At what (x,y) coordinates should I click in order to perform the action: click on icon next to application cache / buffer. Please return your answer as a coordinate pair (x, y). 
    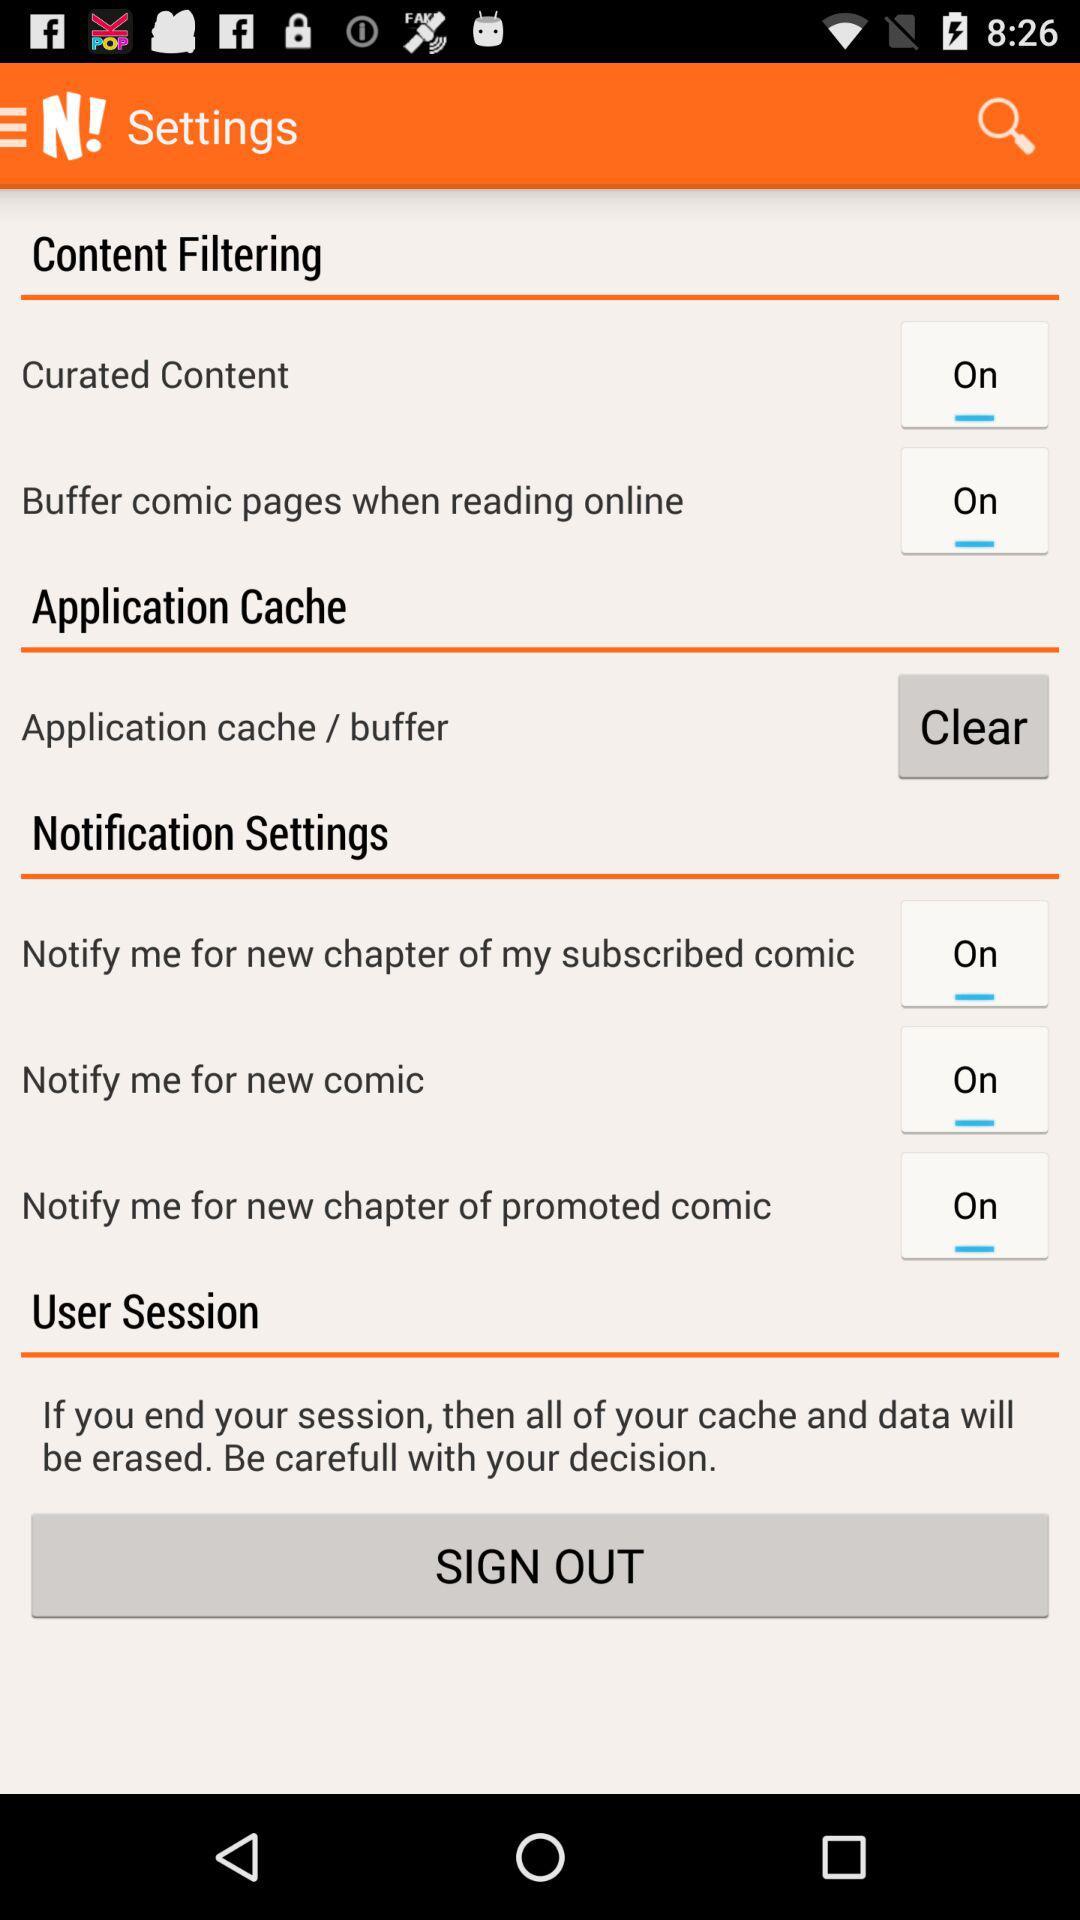
    Looking at the image, I should click on (972, 724).